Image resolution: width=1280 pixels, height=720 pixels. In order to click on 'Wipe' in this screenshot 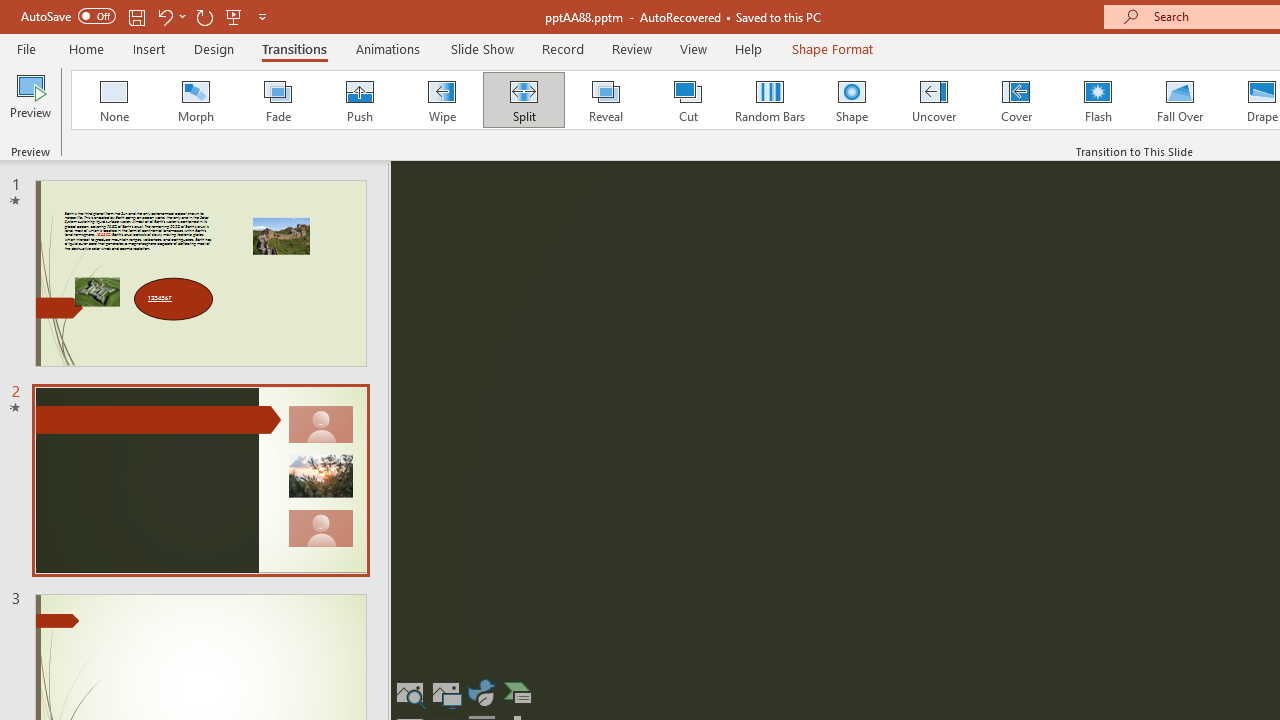, I will do `click(440, 100)`.